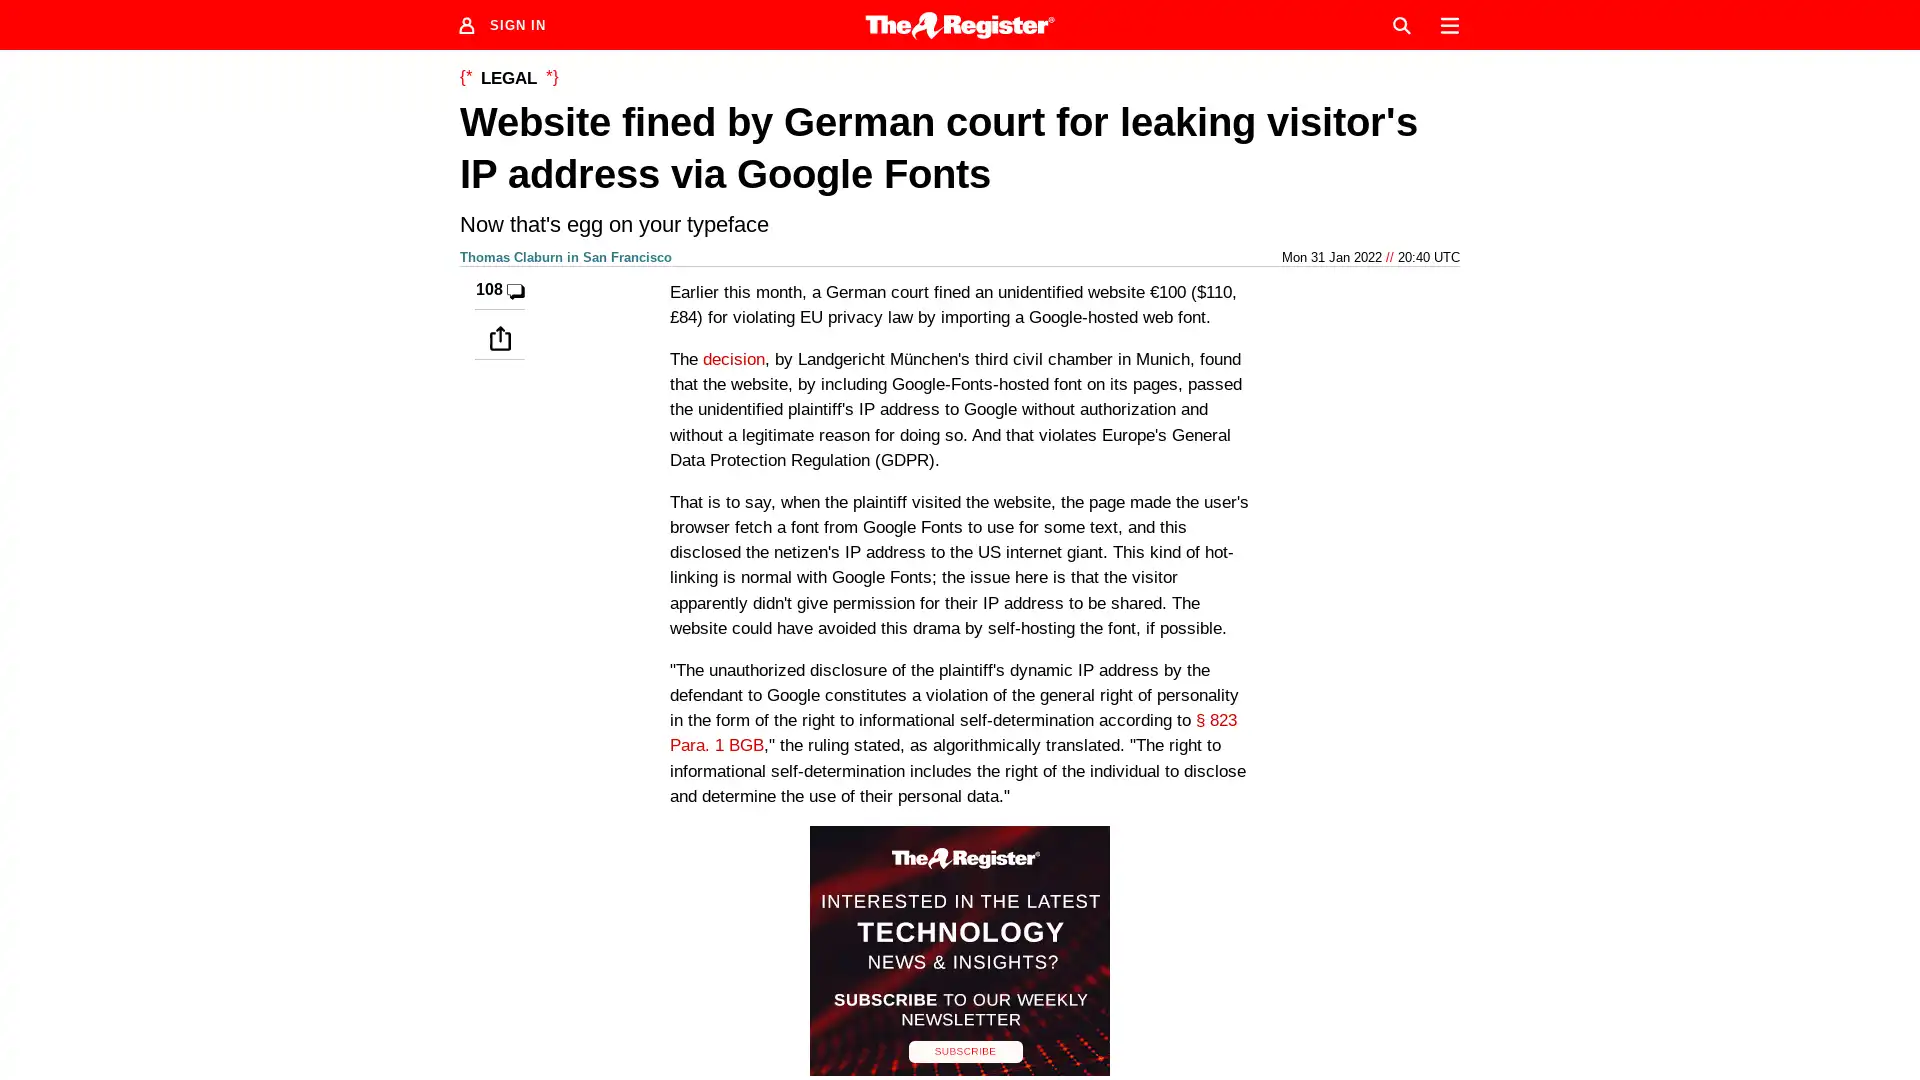 This screenshot has width=1920, height=1080. Describe the element at coordinates (499, 336) in the screenshot. I see `Share this story` at that location.